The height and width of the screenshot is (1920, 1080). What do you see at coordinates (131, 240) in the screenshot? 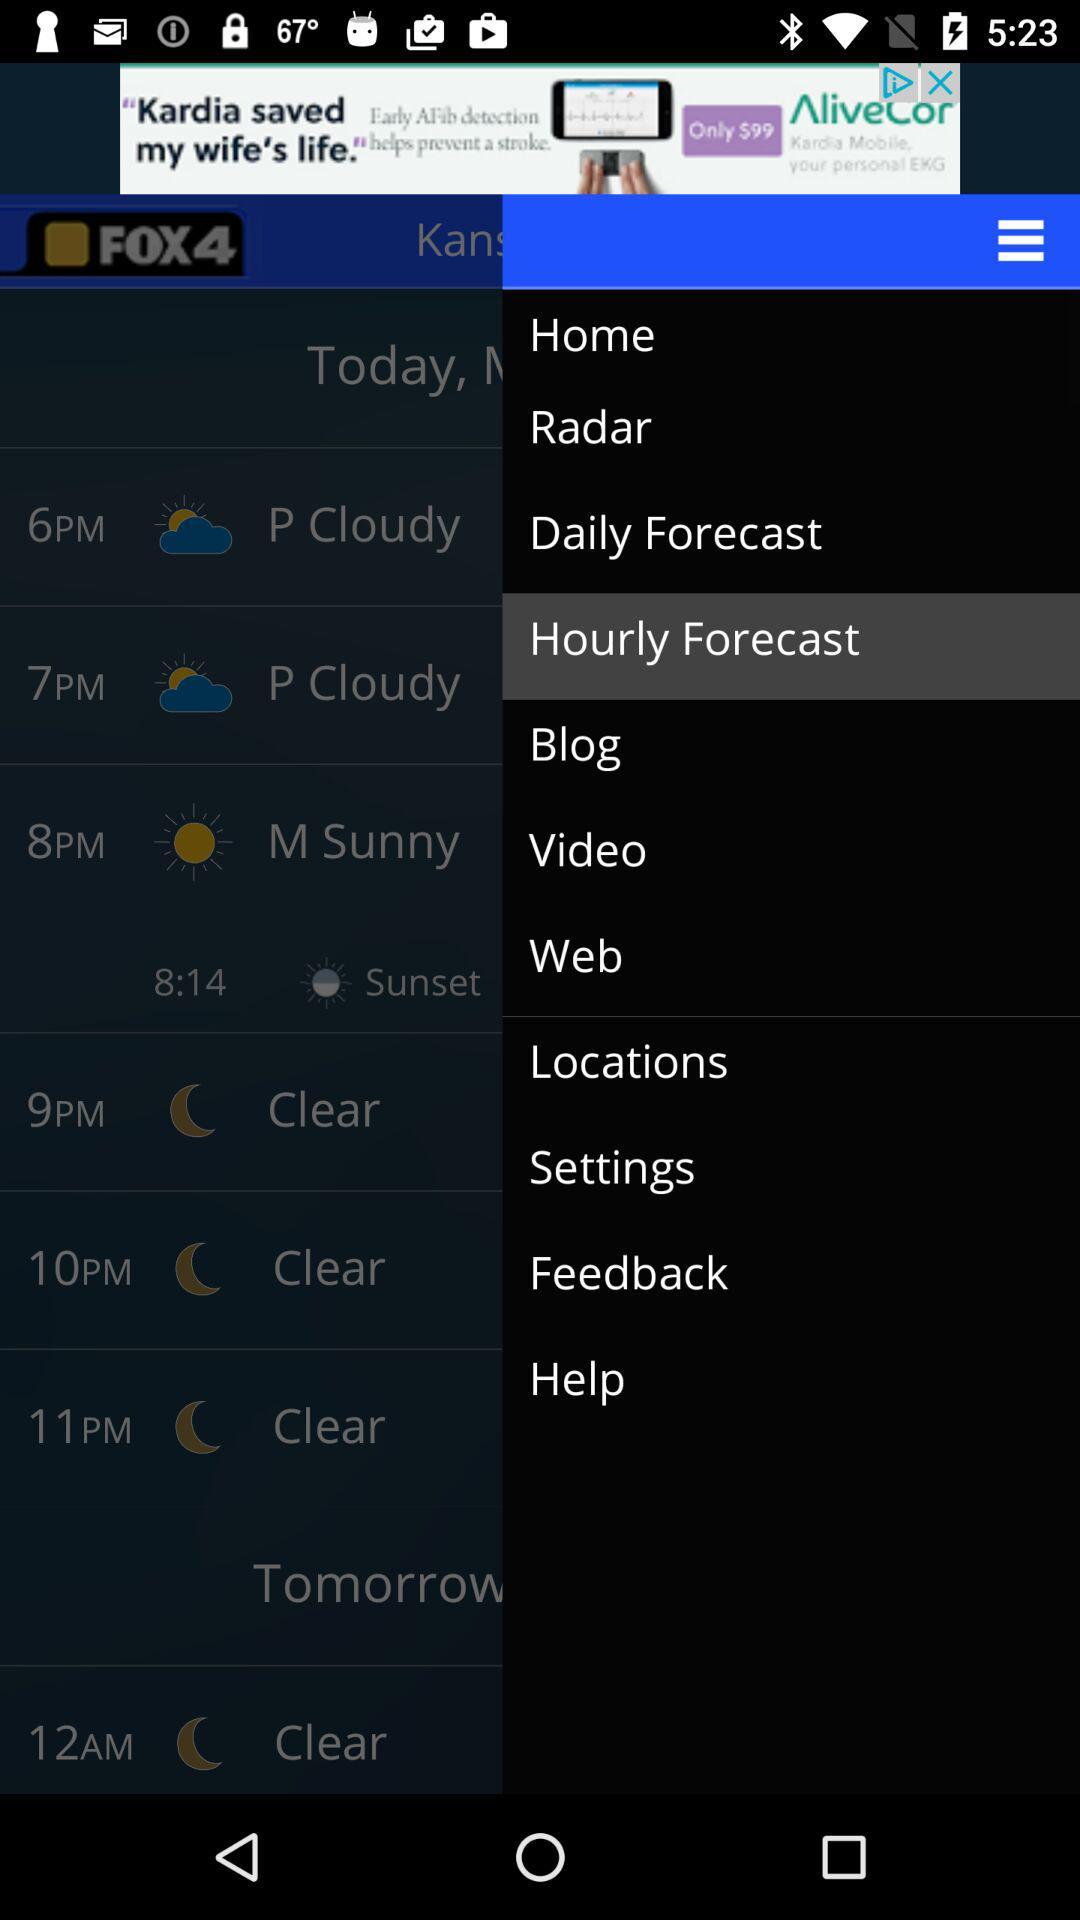
I see `the sliders icon` at bounding box center [131, 240].